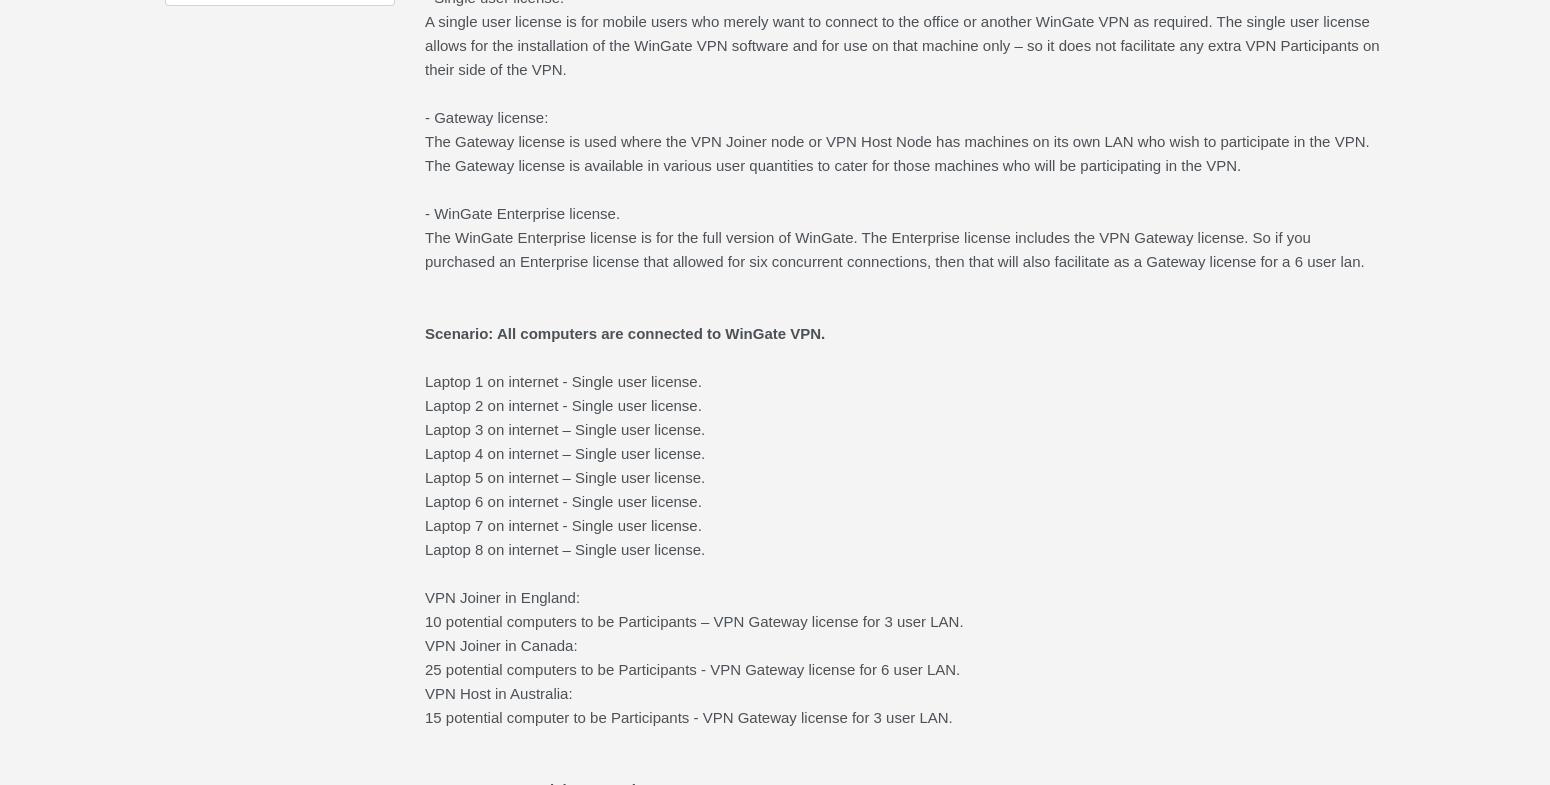  What do you see at coordinates (564, 453) in the screenshot?
I see `'Laptop 4 on internet – Single user license.'` at bounding box center [564, 453].